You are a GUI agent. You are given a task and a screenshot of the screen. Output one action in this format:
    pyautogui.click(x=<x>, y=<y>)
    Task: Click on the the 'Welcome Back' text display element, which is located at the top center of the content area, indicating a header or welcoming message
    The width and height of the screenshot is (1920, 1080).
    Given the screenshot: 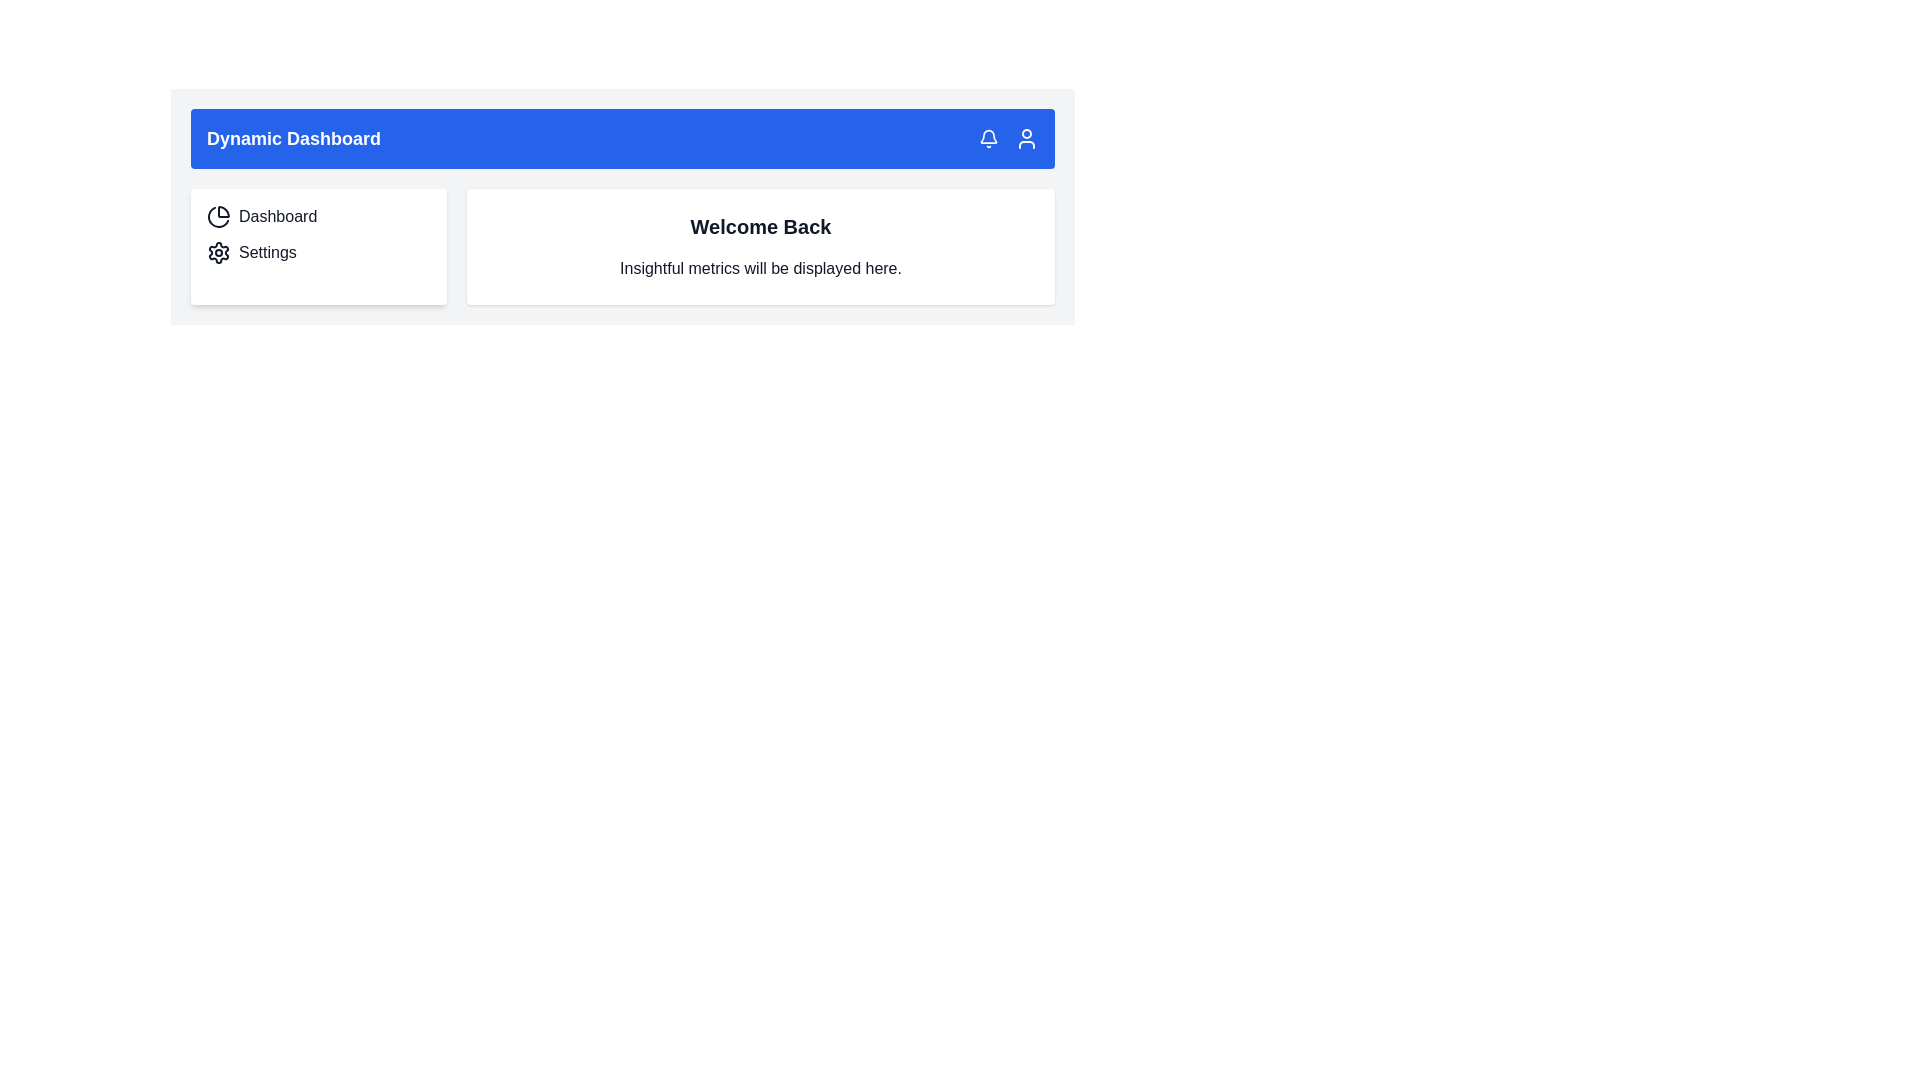 What is the action you would take?
    pyautogui.click(x=760, y=226)
    